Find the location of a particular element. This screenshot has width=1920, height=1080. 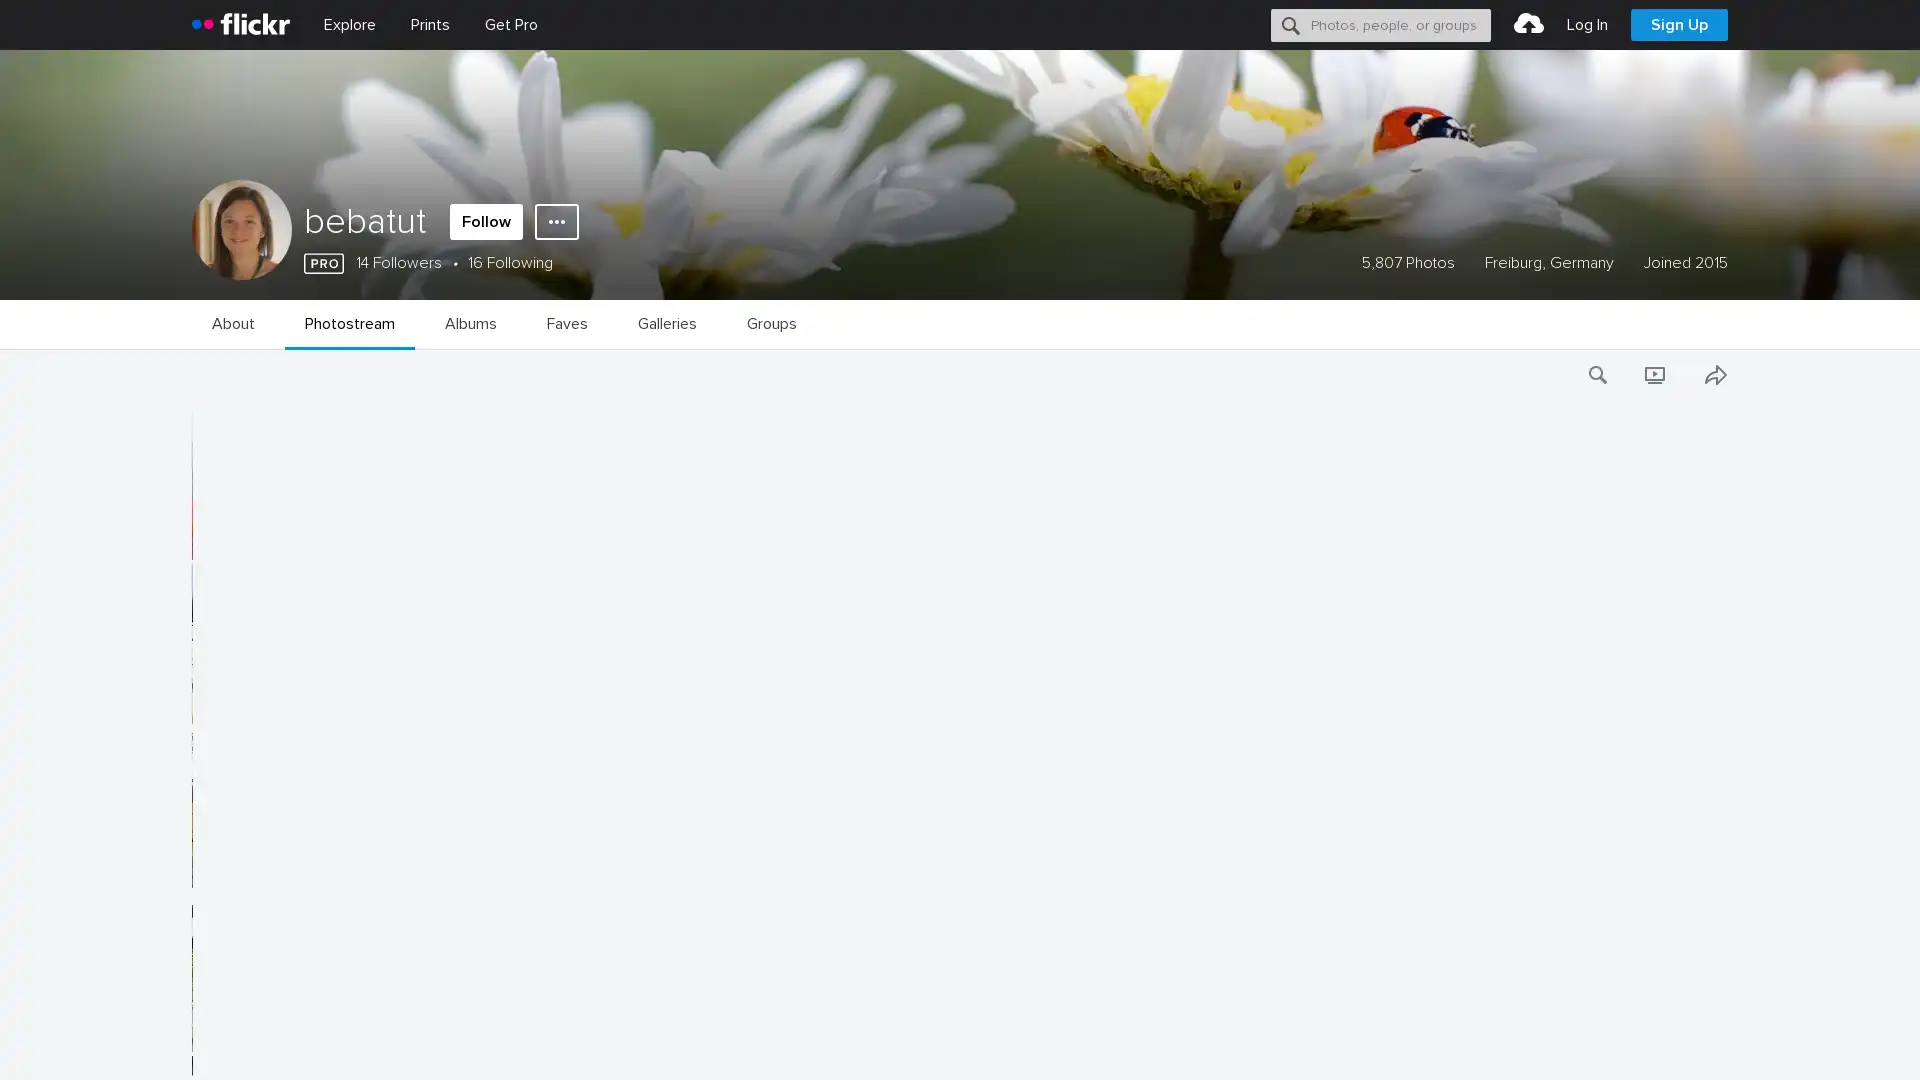

Add to Favorites is located at coordinates (192, 543).